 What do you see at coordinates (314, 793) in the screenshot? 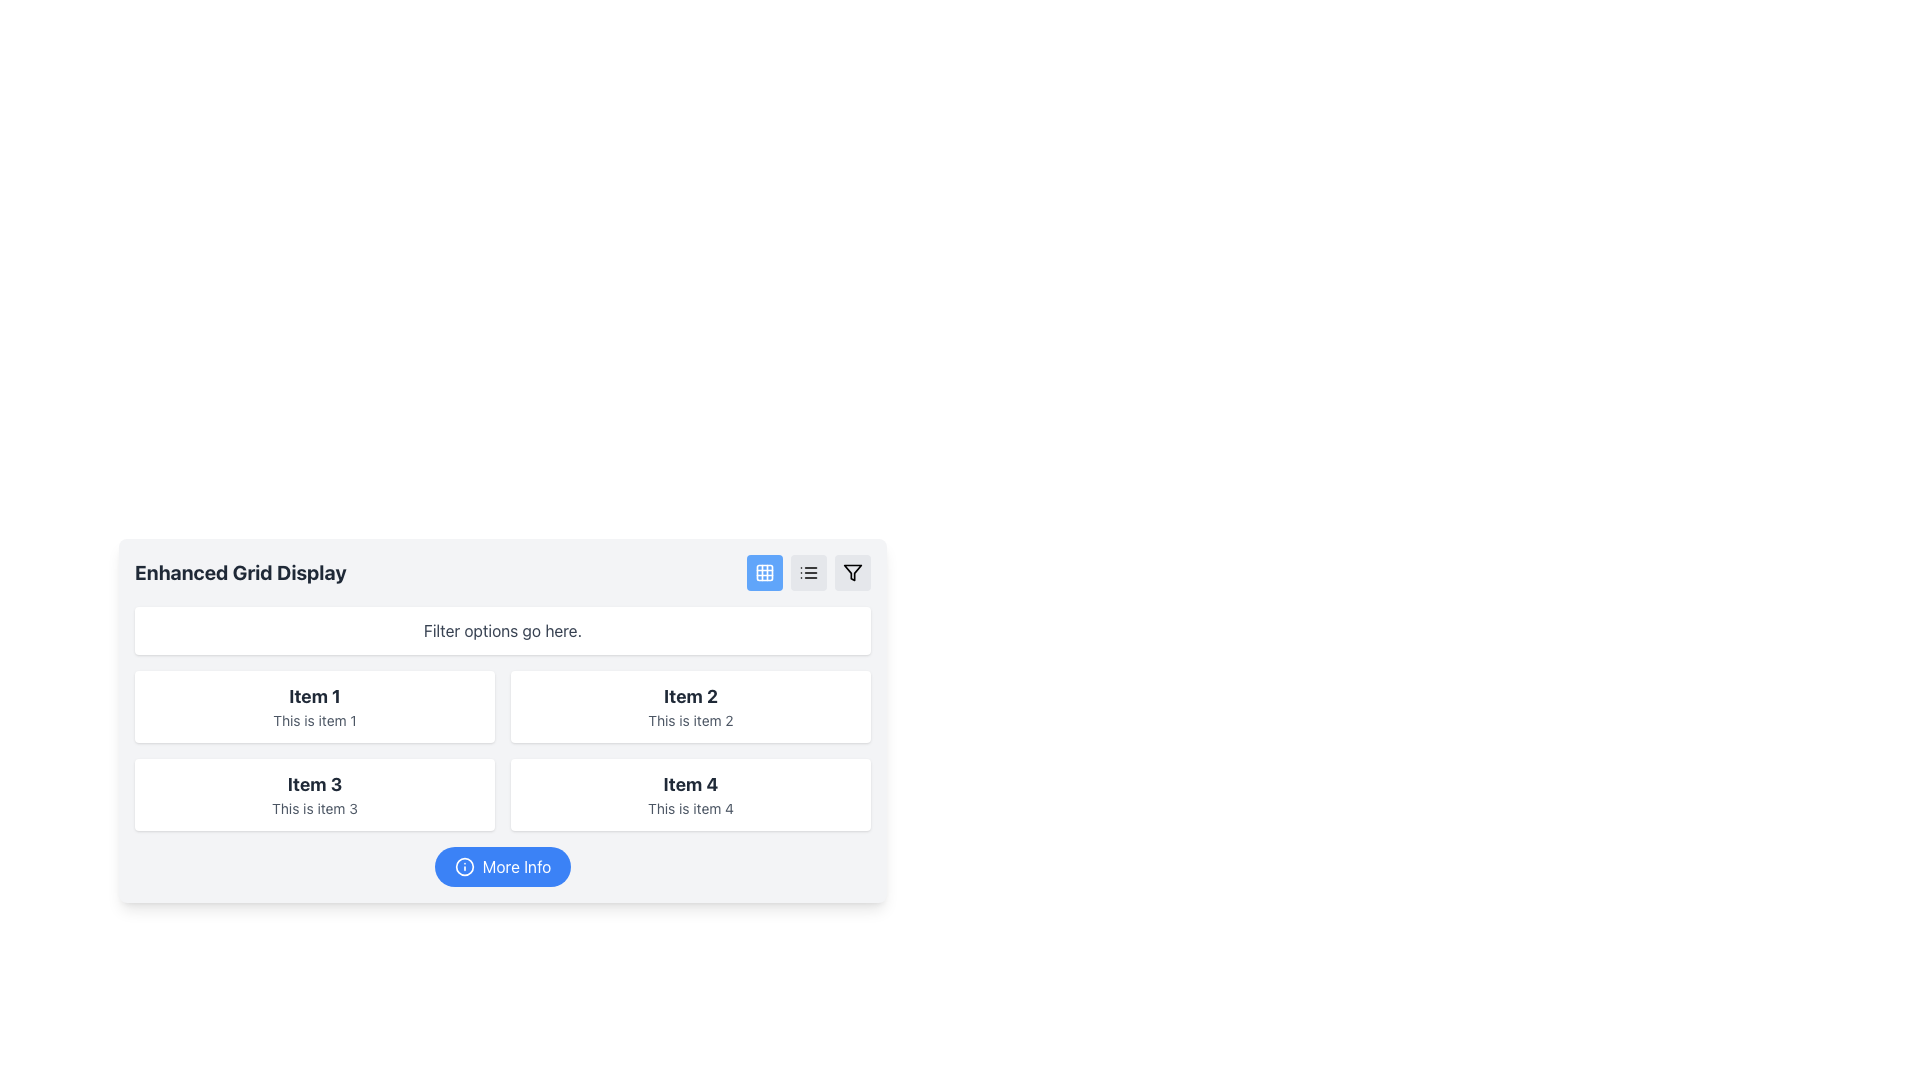
I see `the content card displaying information about 'Item 3', located in the lower row of a 2x2 grid layout, specifically at the first column, directly under 'Item 1' and to the left of 'Item 4'` at bounding box center [314, 793].